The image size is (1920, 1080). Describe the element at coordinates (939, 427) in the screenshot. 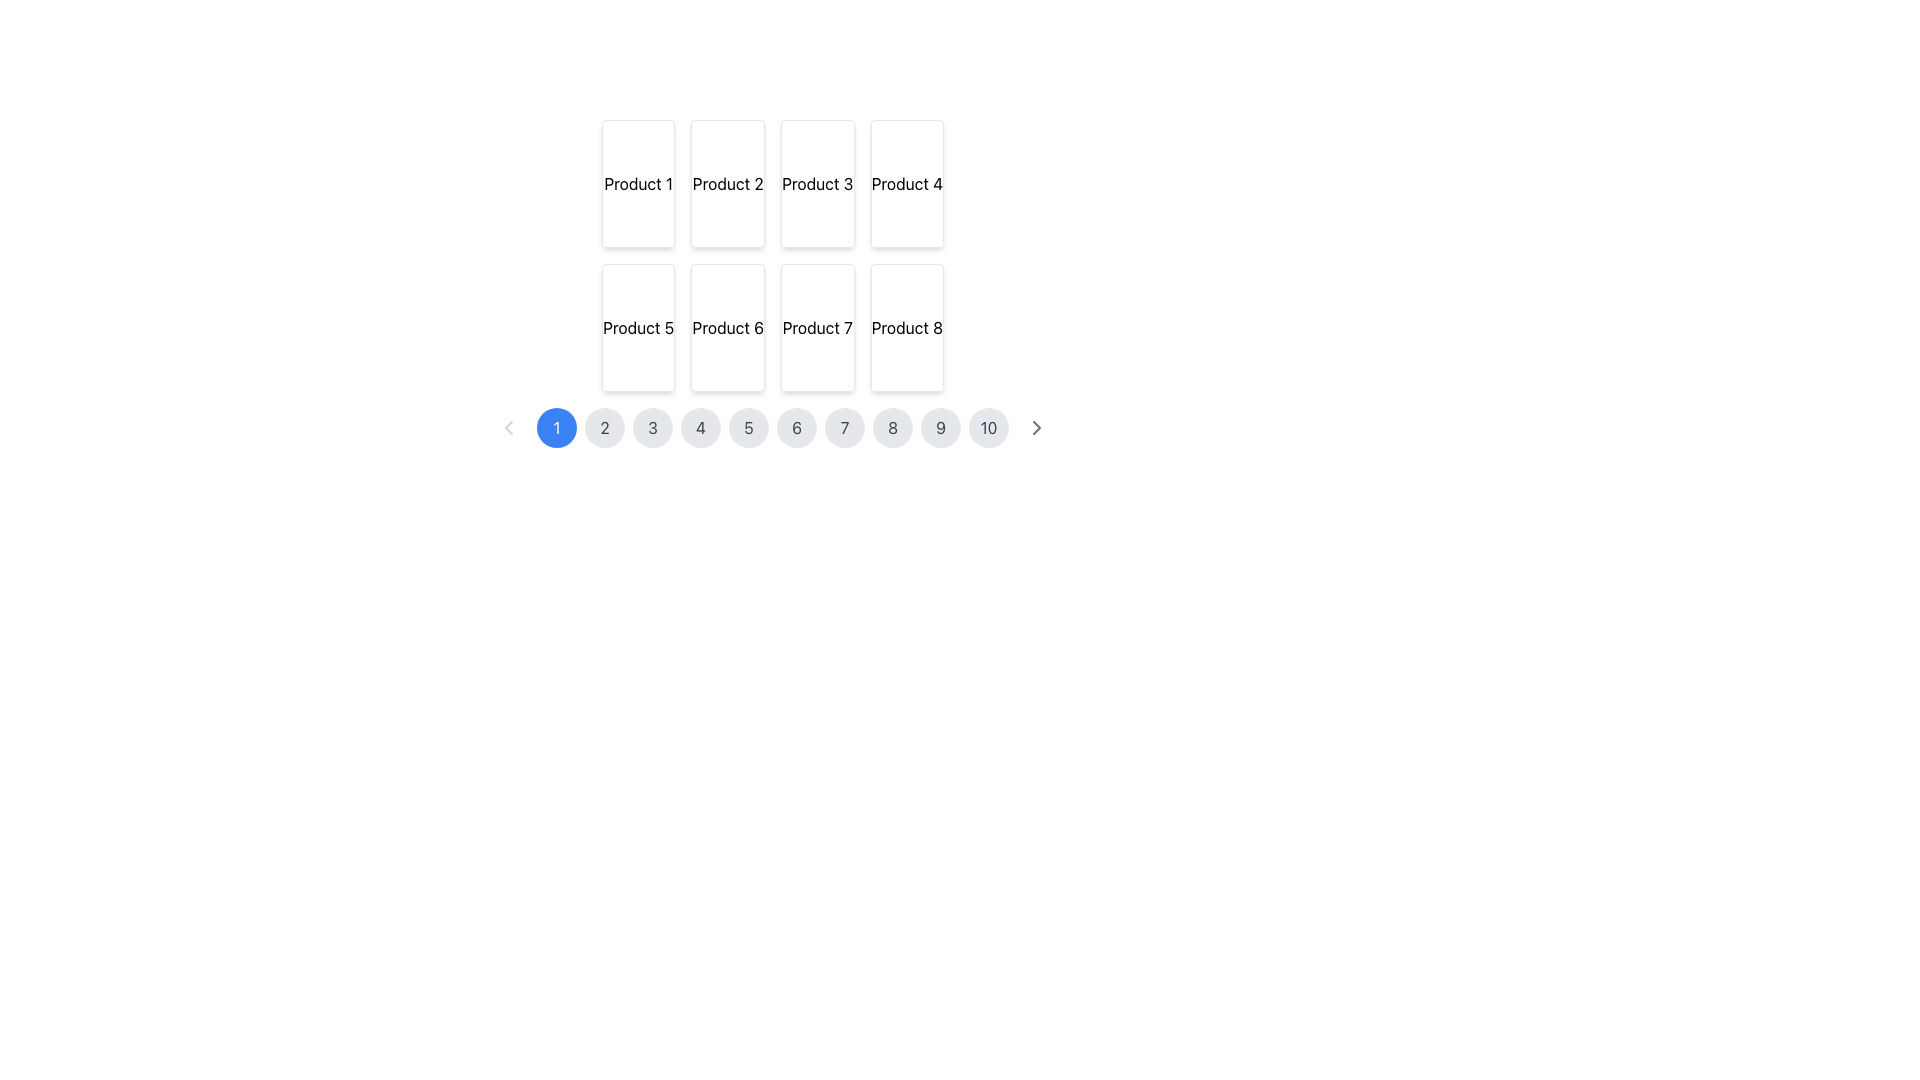

I see `the ninth pagination button located at the bottom center of the page to switch to the ninth page of content` at that location.